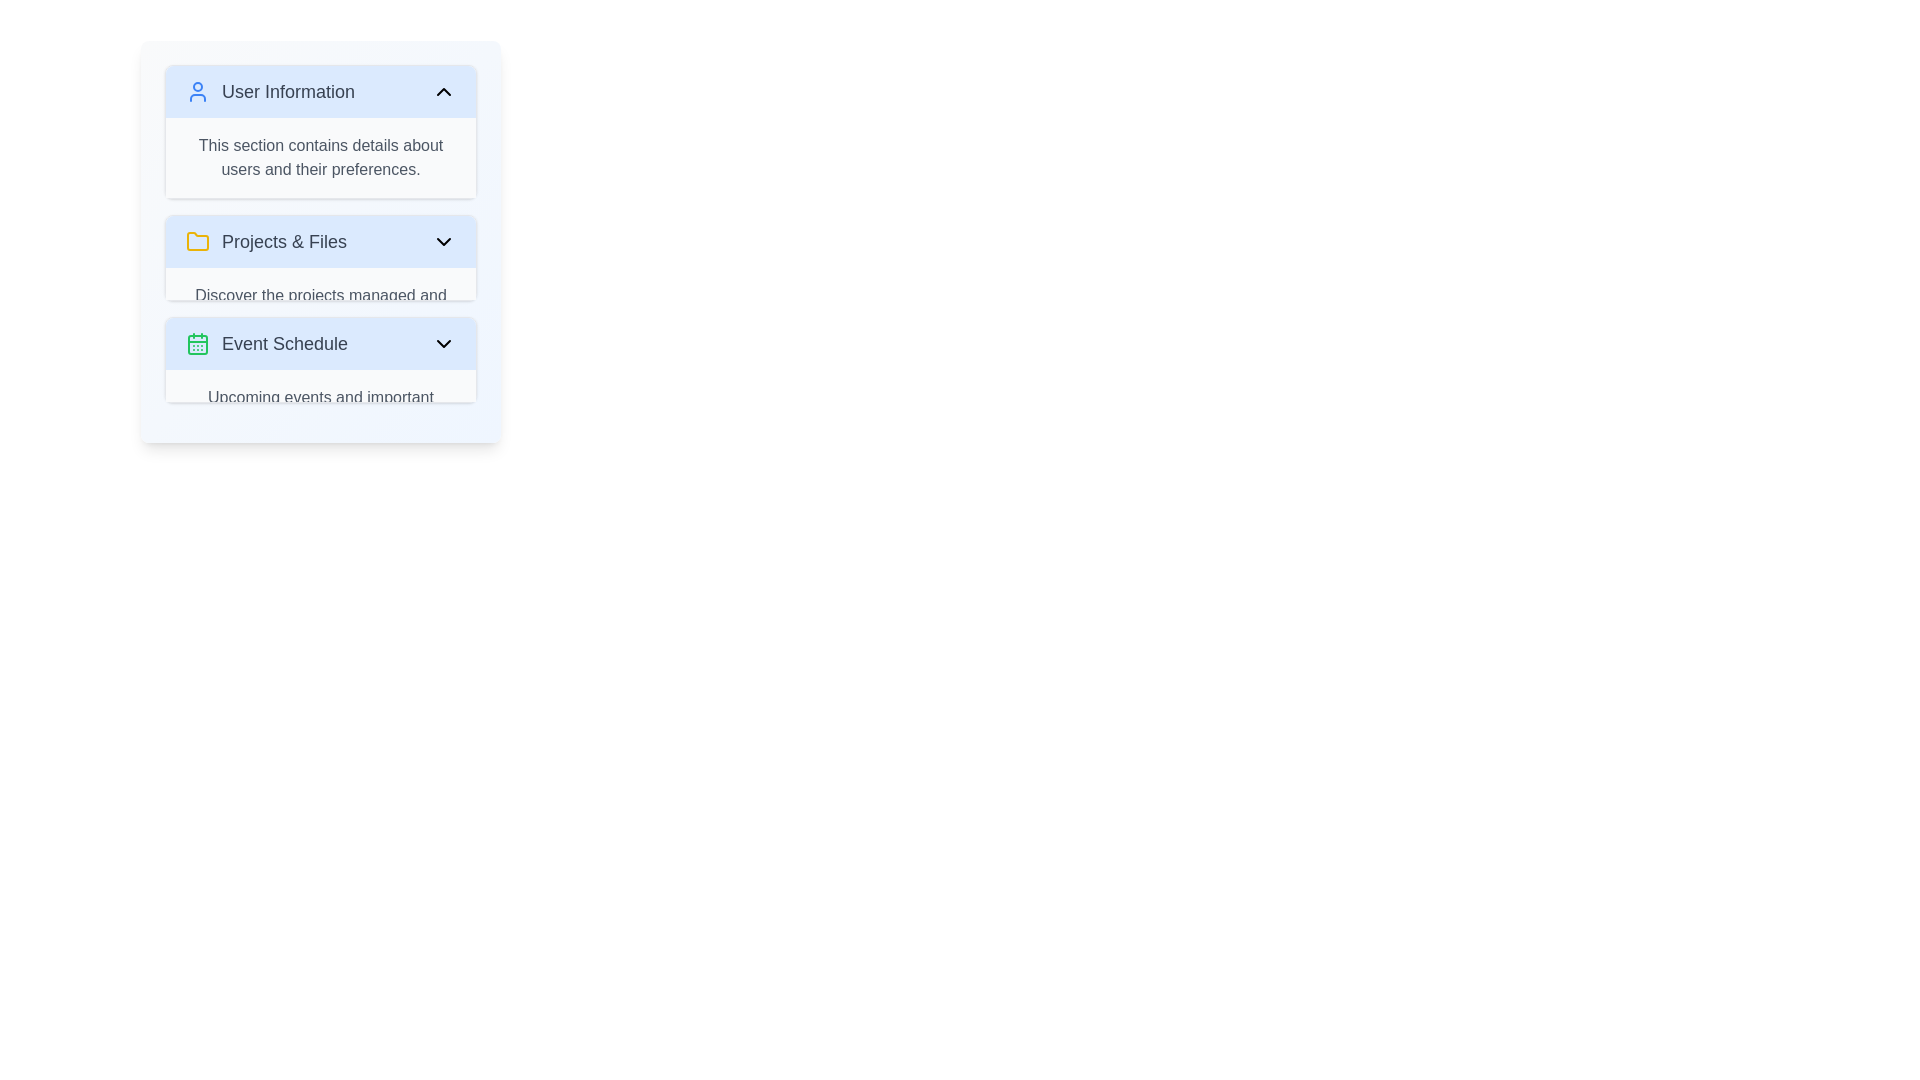 The image size is (1920, 1080). Describe the element at coordinates (321, 408) in the screenshot. I see `the static text label that reads 'Upcoming events and important deadlines are listed here.' which is positioned centrally beneath the 'Event Schedule' header` at that location.